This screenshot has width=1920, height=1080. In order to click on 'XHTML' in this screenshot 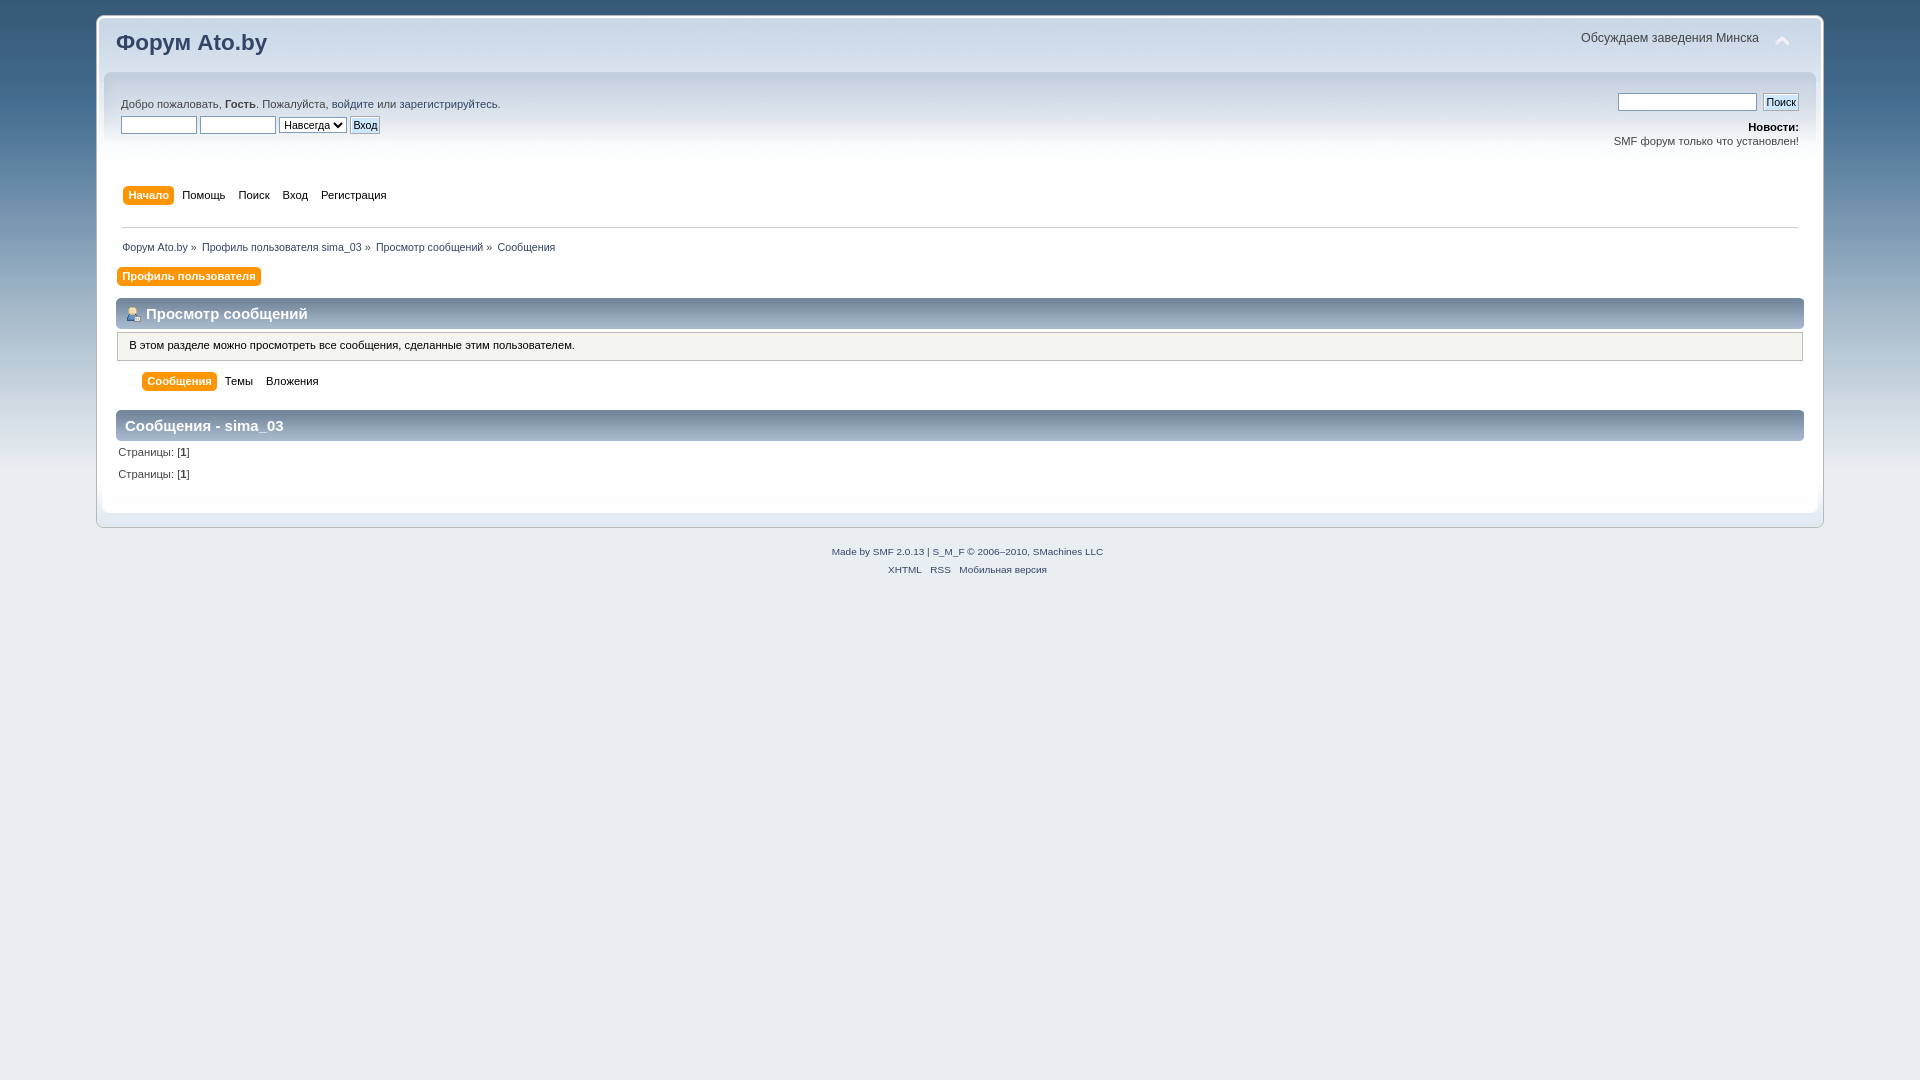, I will do `click(904, 569)`.